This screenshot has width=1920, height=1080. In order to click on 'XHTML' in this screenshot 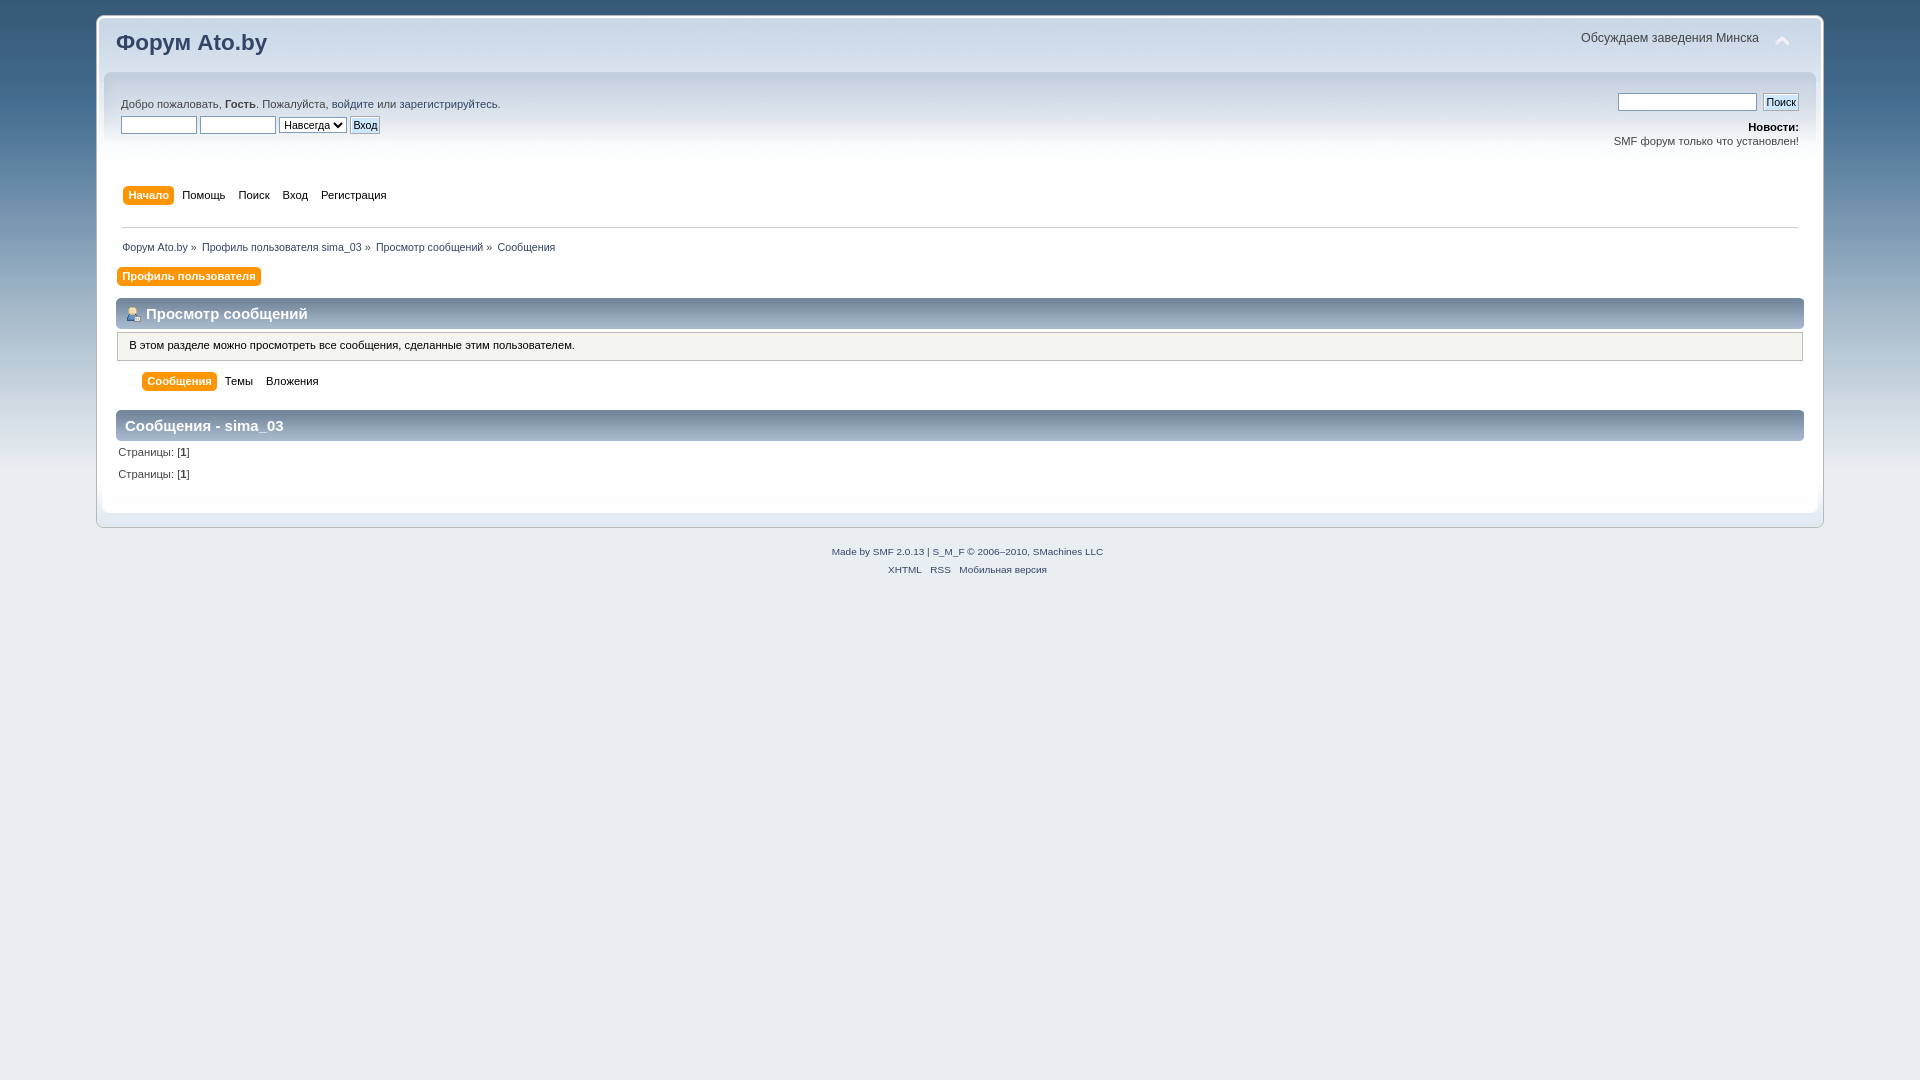, I will do `click(904, 569)`.